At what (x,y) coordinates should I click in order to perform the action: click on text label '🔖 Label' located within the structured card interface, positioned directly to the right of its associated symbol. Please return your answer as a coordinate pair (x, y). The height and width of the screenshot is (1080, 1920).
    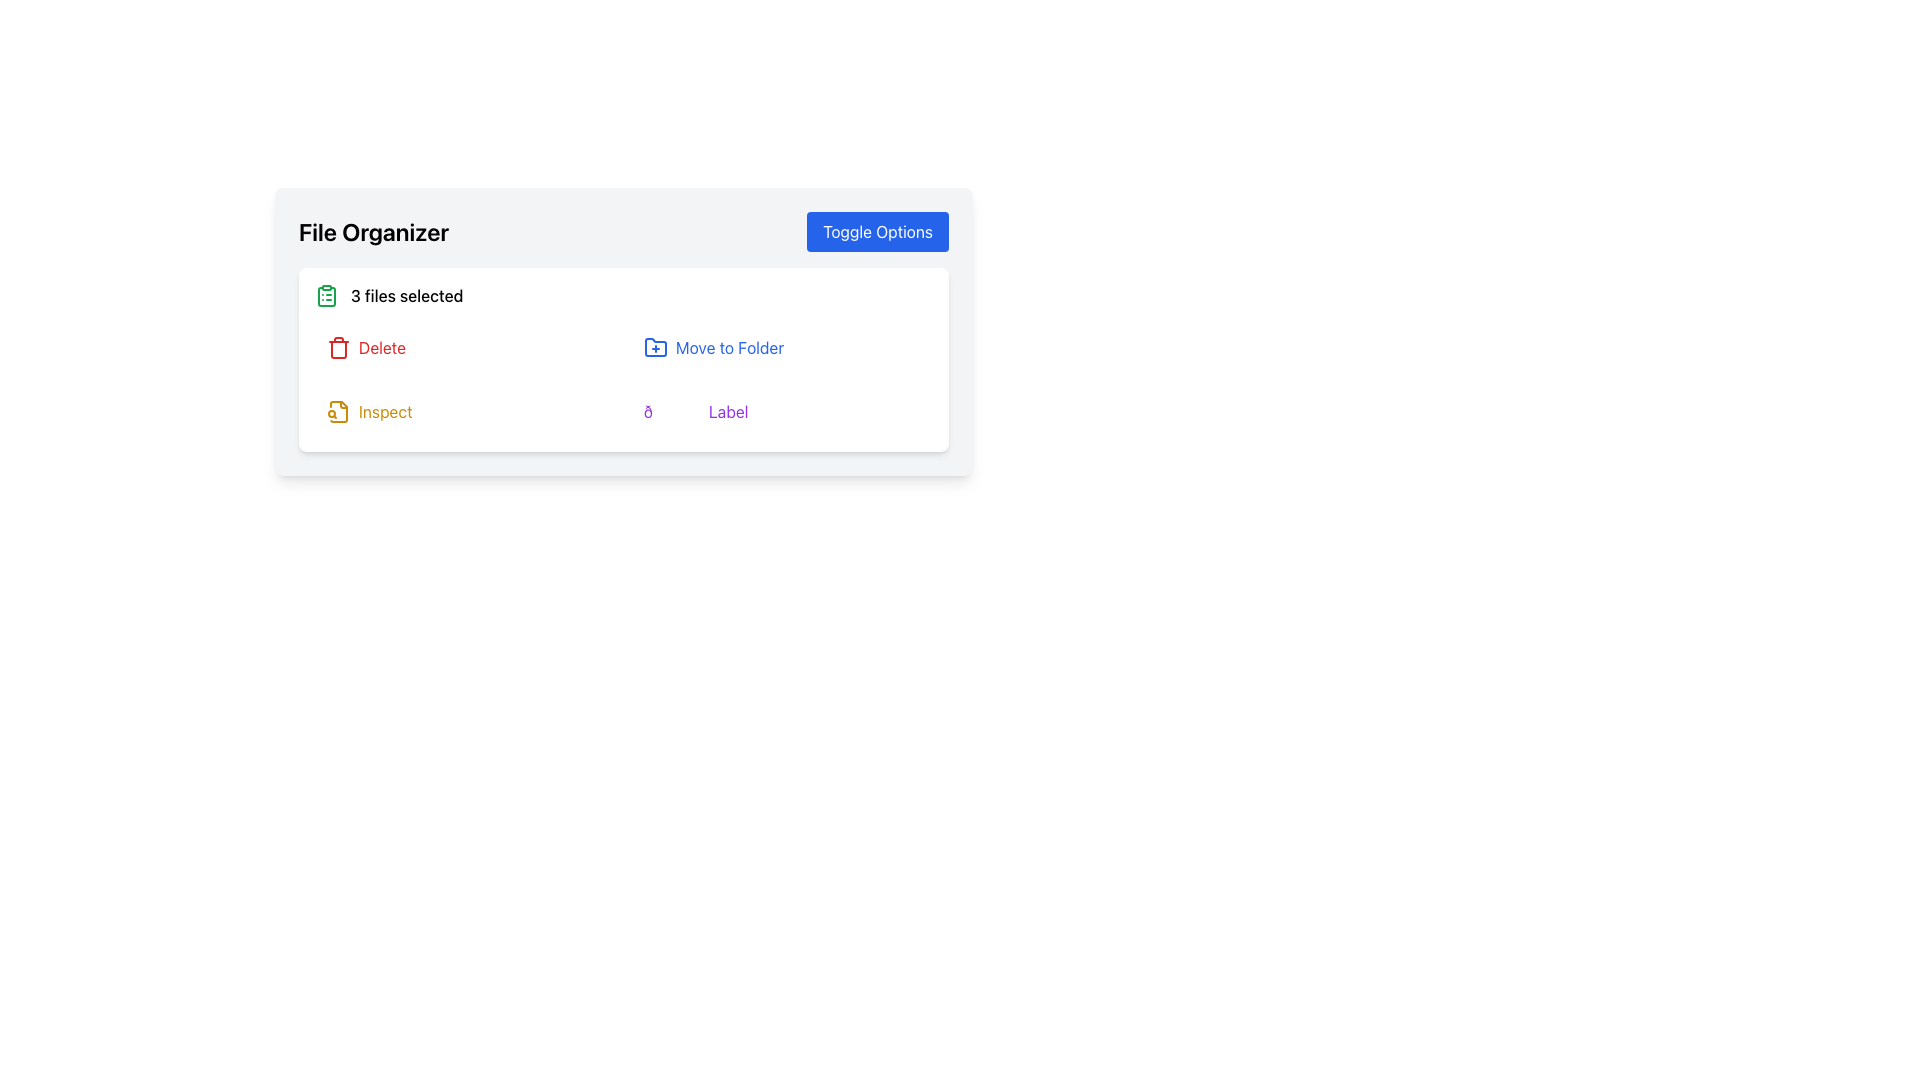
    Looking at the image, I should click on (727, 411).